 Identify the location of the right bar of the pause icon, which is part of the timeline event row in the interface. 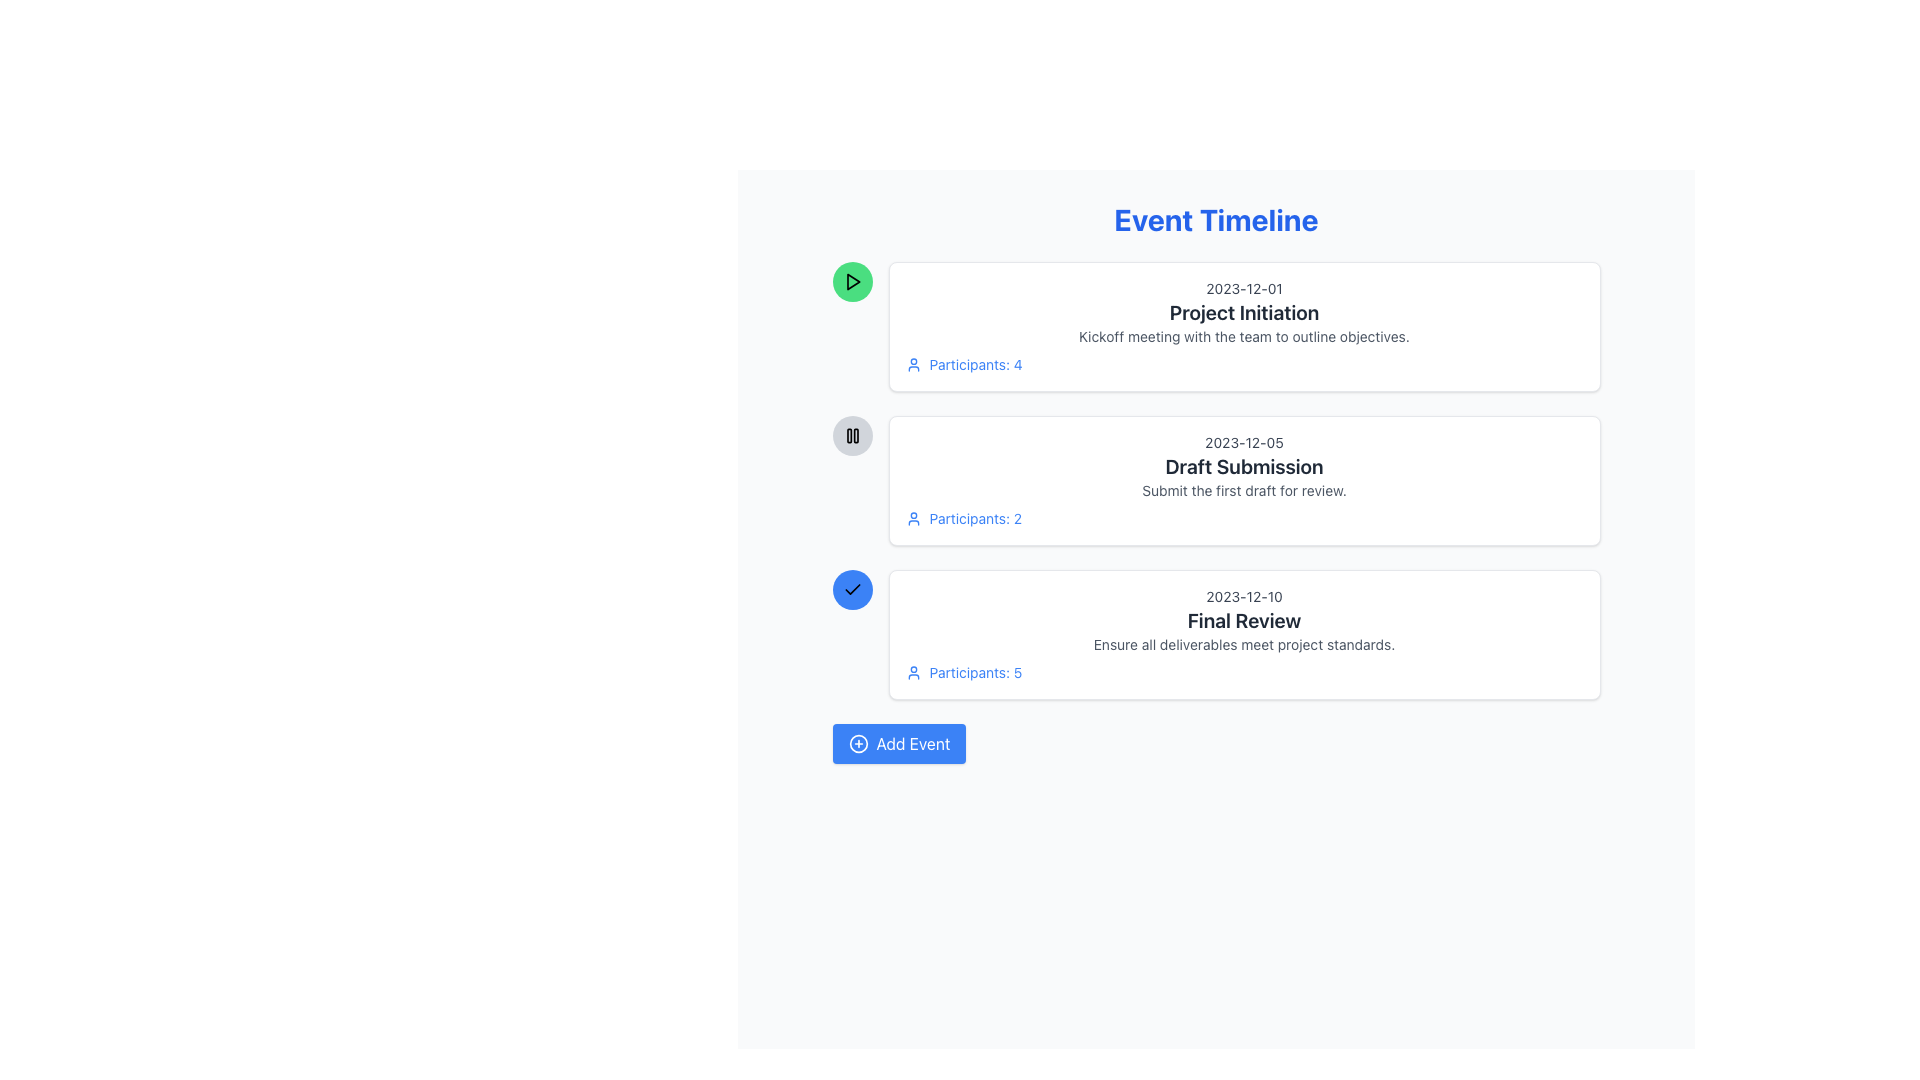
(855, 434).